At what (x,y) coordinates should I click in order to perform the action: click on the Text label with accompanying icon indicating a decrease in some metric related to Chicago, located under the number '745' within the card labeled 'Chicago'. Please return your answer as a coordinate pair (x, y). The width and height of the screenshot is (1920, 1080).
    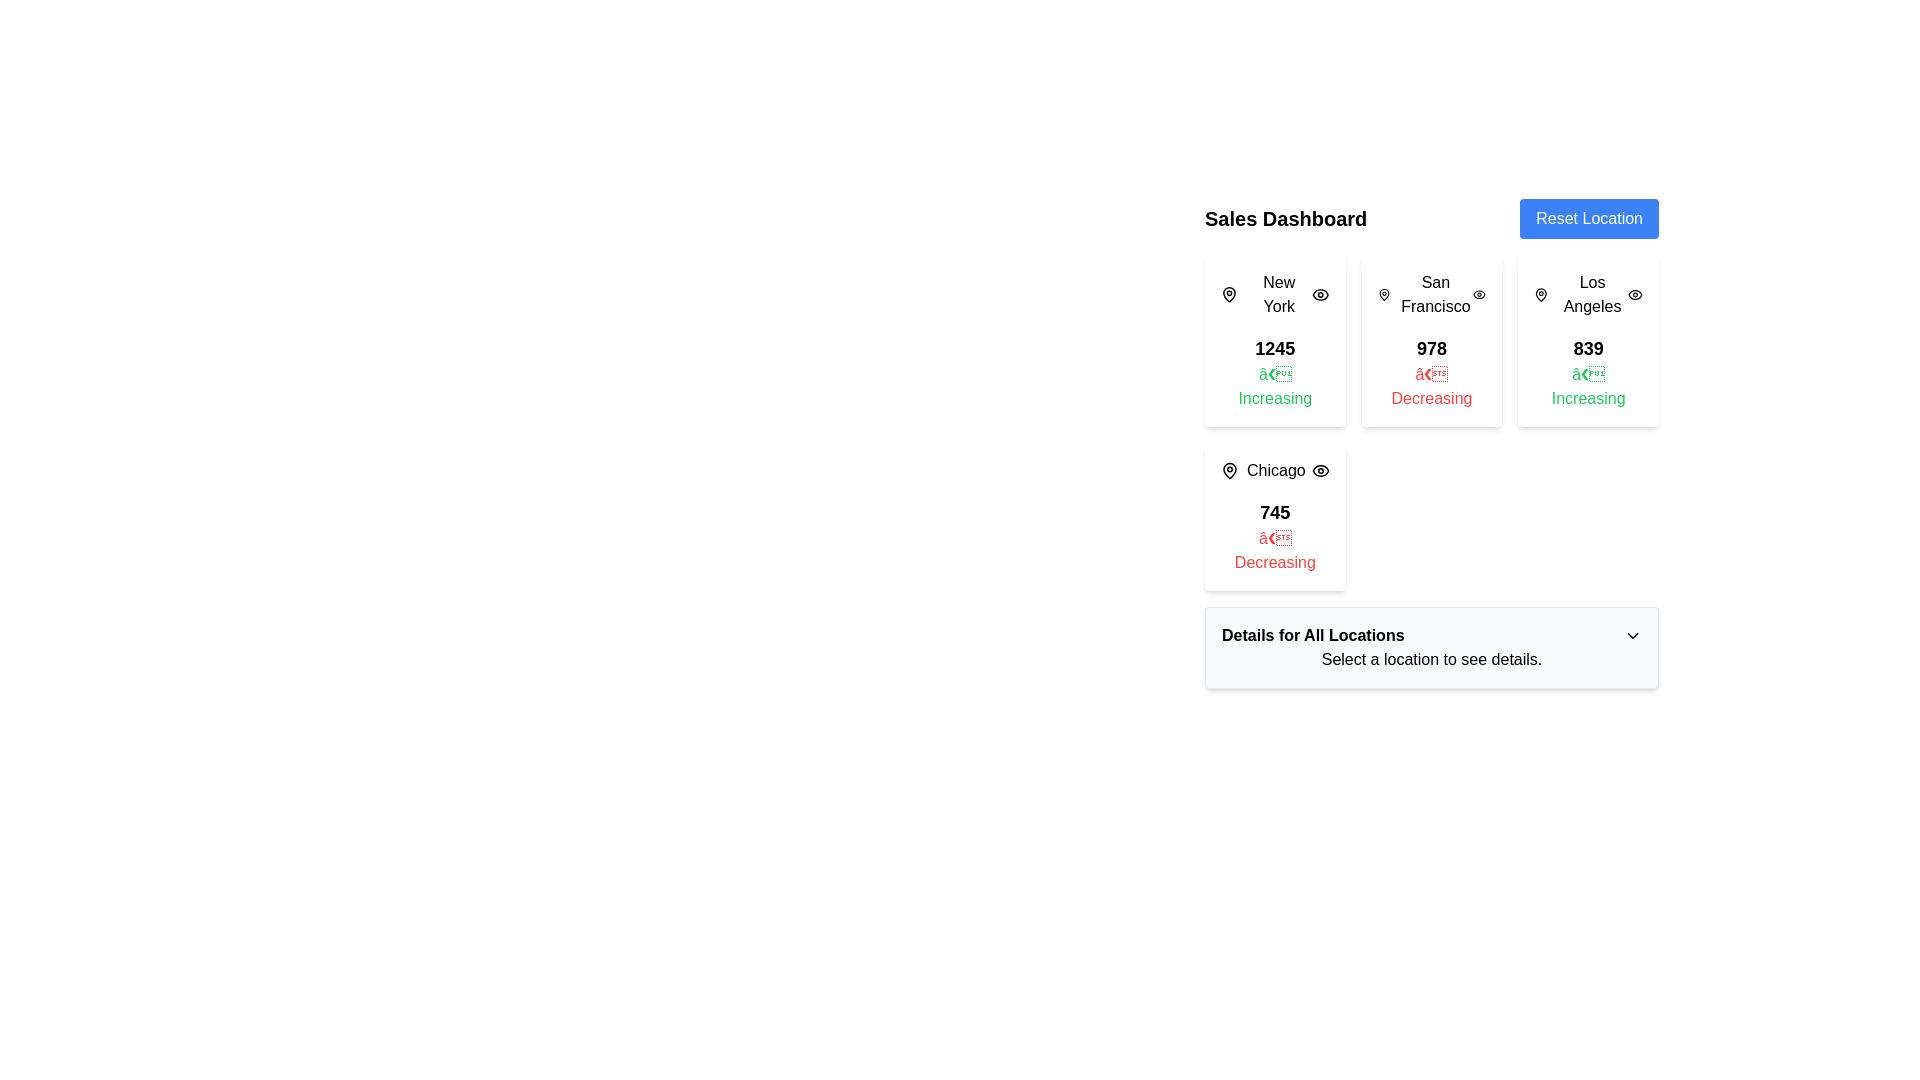
    Looking at the image, I should click on (1274, 551).